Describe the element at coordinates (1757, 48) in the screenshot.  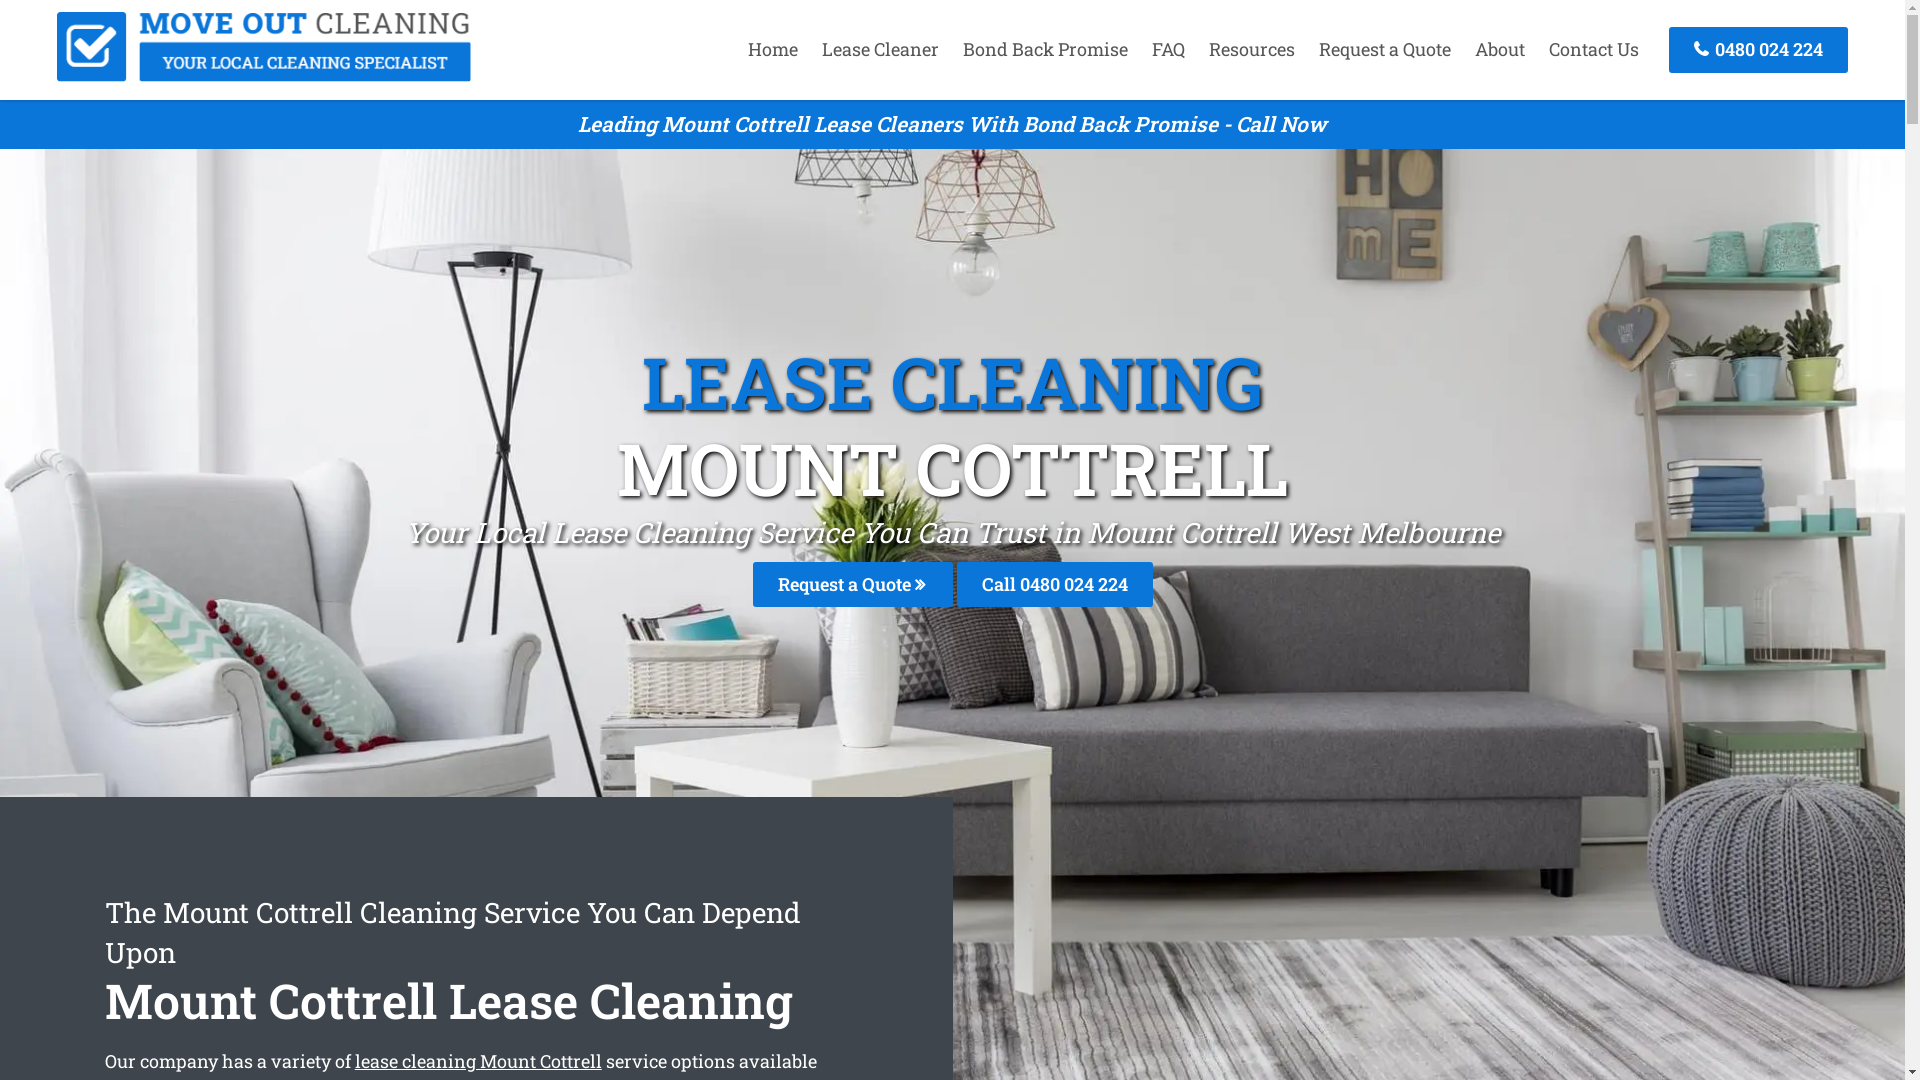
I see `'0480 024 224'` at that location.